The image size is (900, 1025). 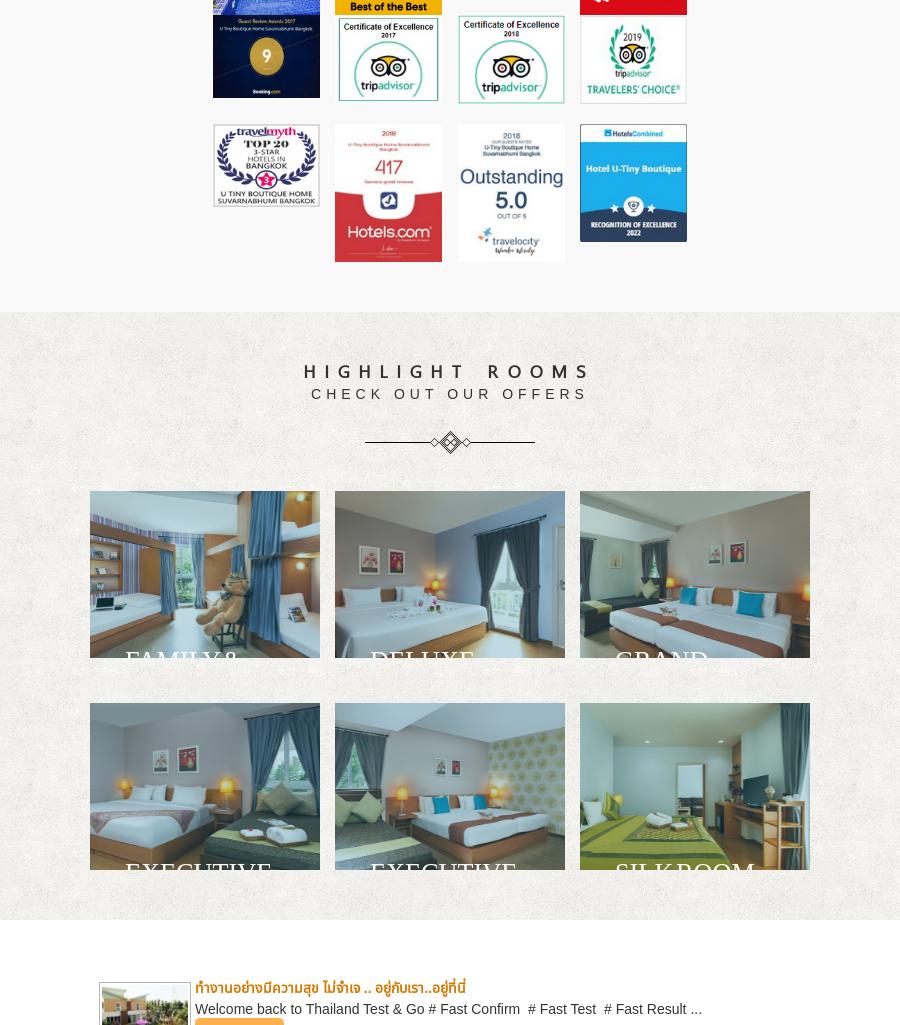 I want to click on 'Complete with contemporary room design and a range of creature comforts so you feel right at home.', so click(x=449, y=747).